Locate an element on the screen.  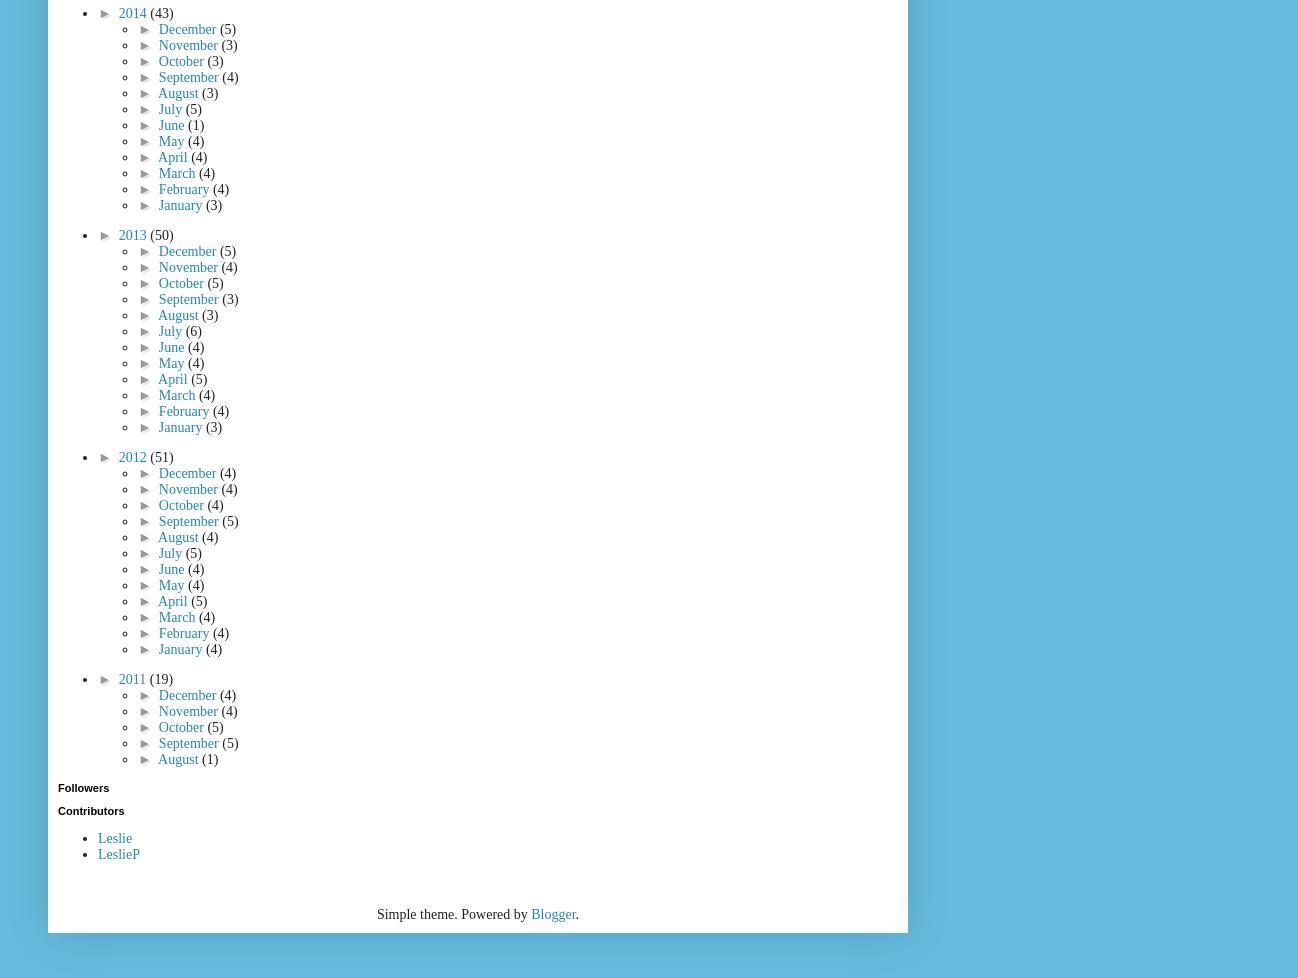
'(50)' is located at coordinates (160, 235).